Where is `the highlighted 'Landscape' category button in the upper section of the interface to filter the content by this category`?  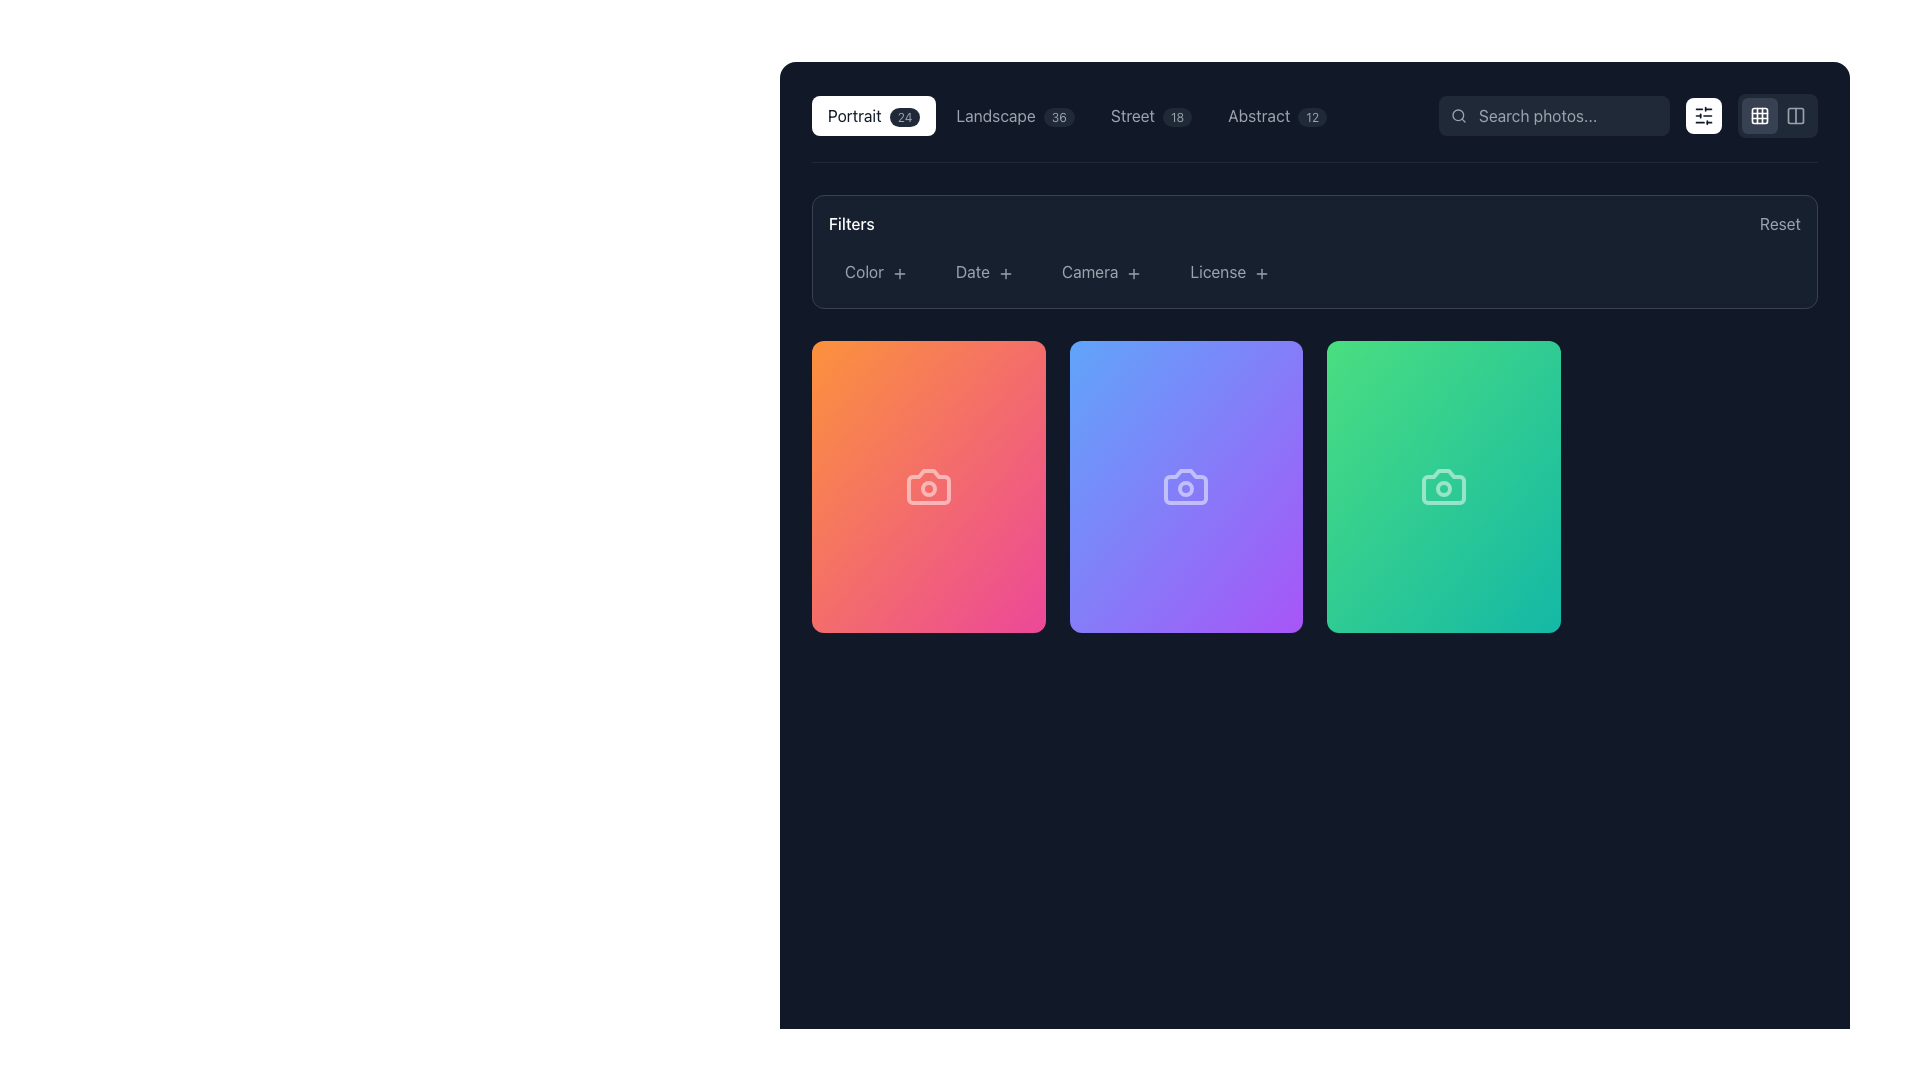
the highlighted 'Landscape' category button in the upper section of the interface to filter the content by this category is located at coordinates (1076, 115).